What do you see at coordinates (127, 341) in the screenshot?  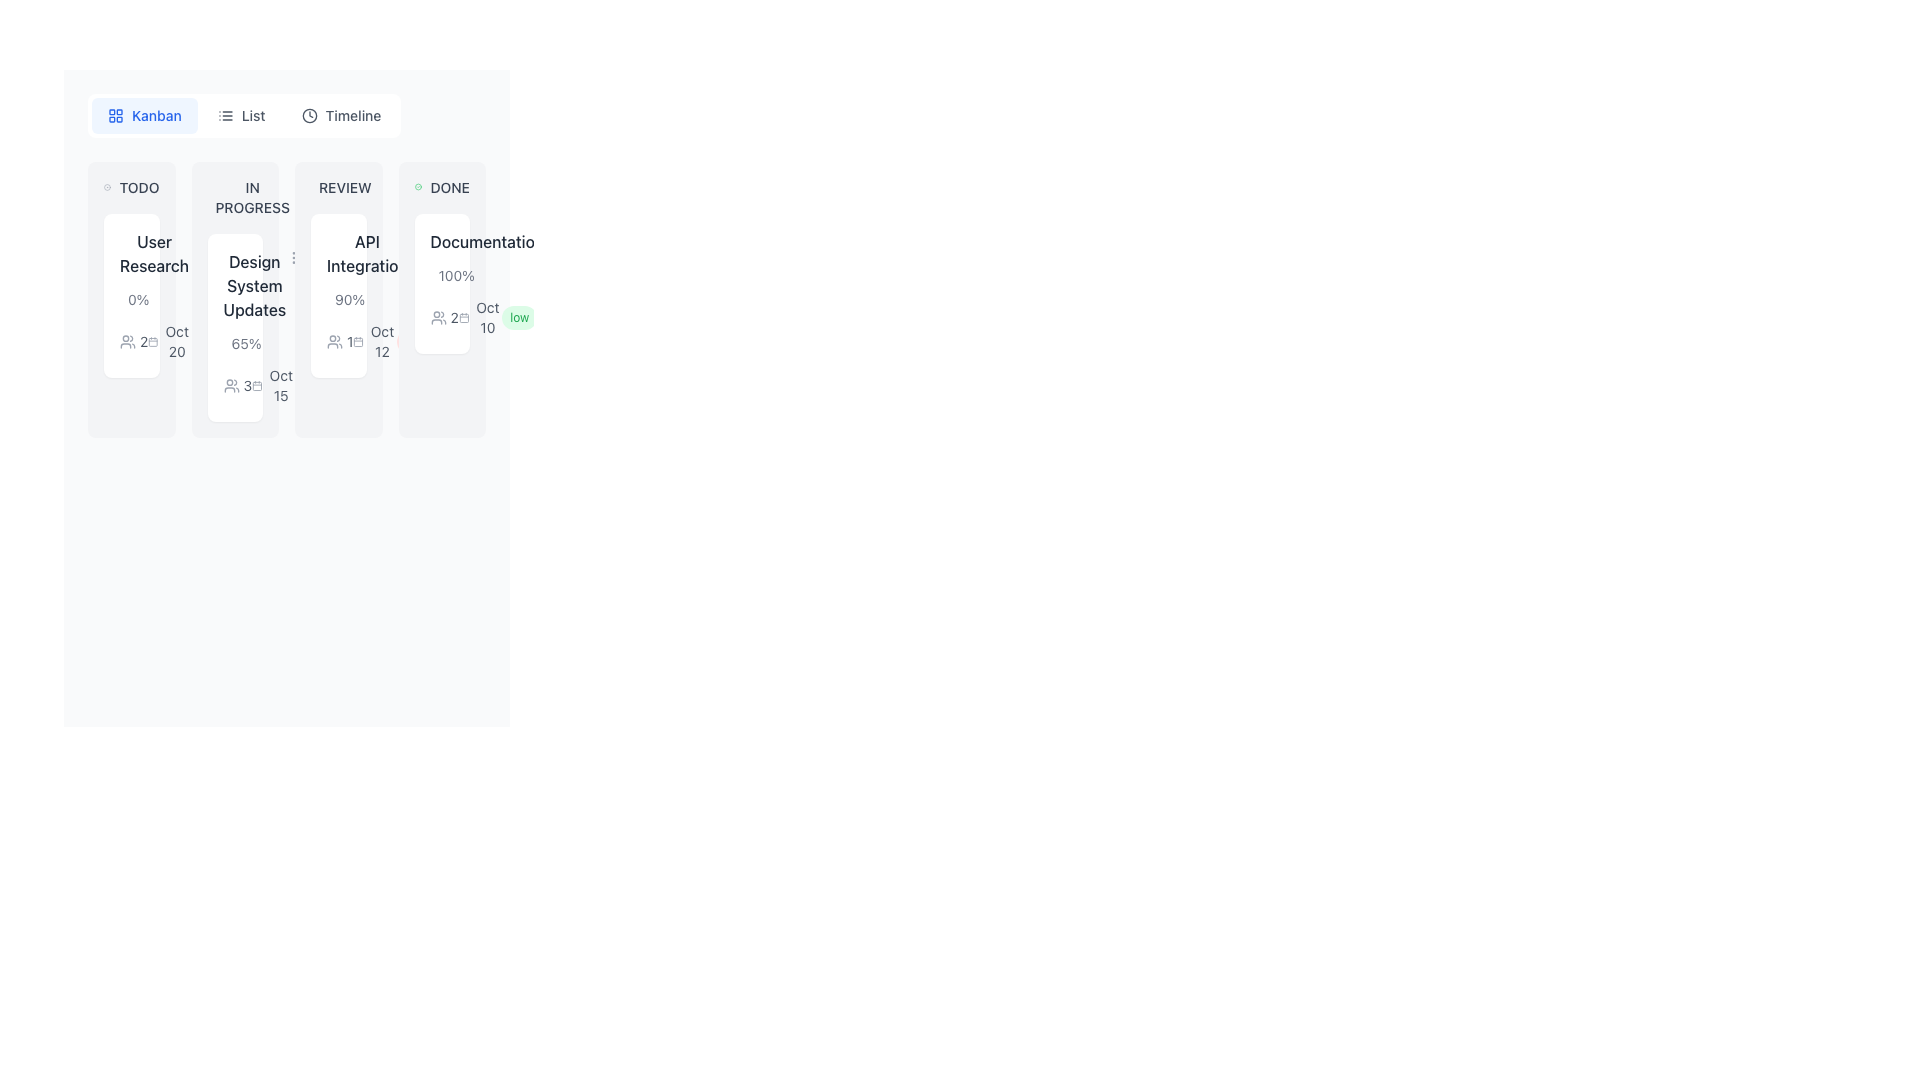 I see `the icon representing the group of users or tasks located in the first card under the 'TODO' section of the Kanban board, adjacent to the text '2'` at bounding box center [127, 341].